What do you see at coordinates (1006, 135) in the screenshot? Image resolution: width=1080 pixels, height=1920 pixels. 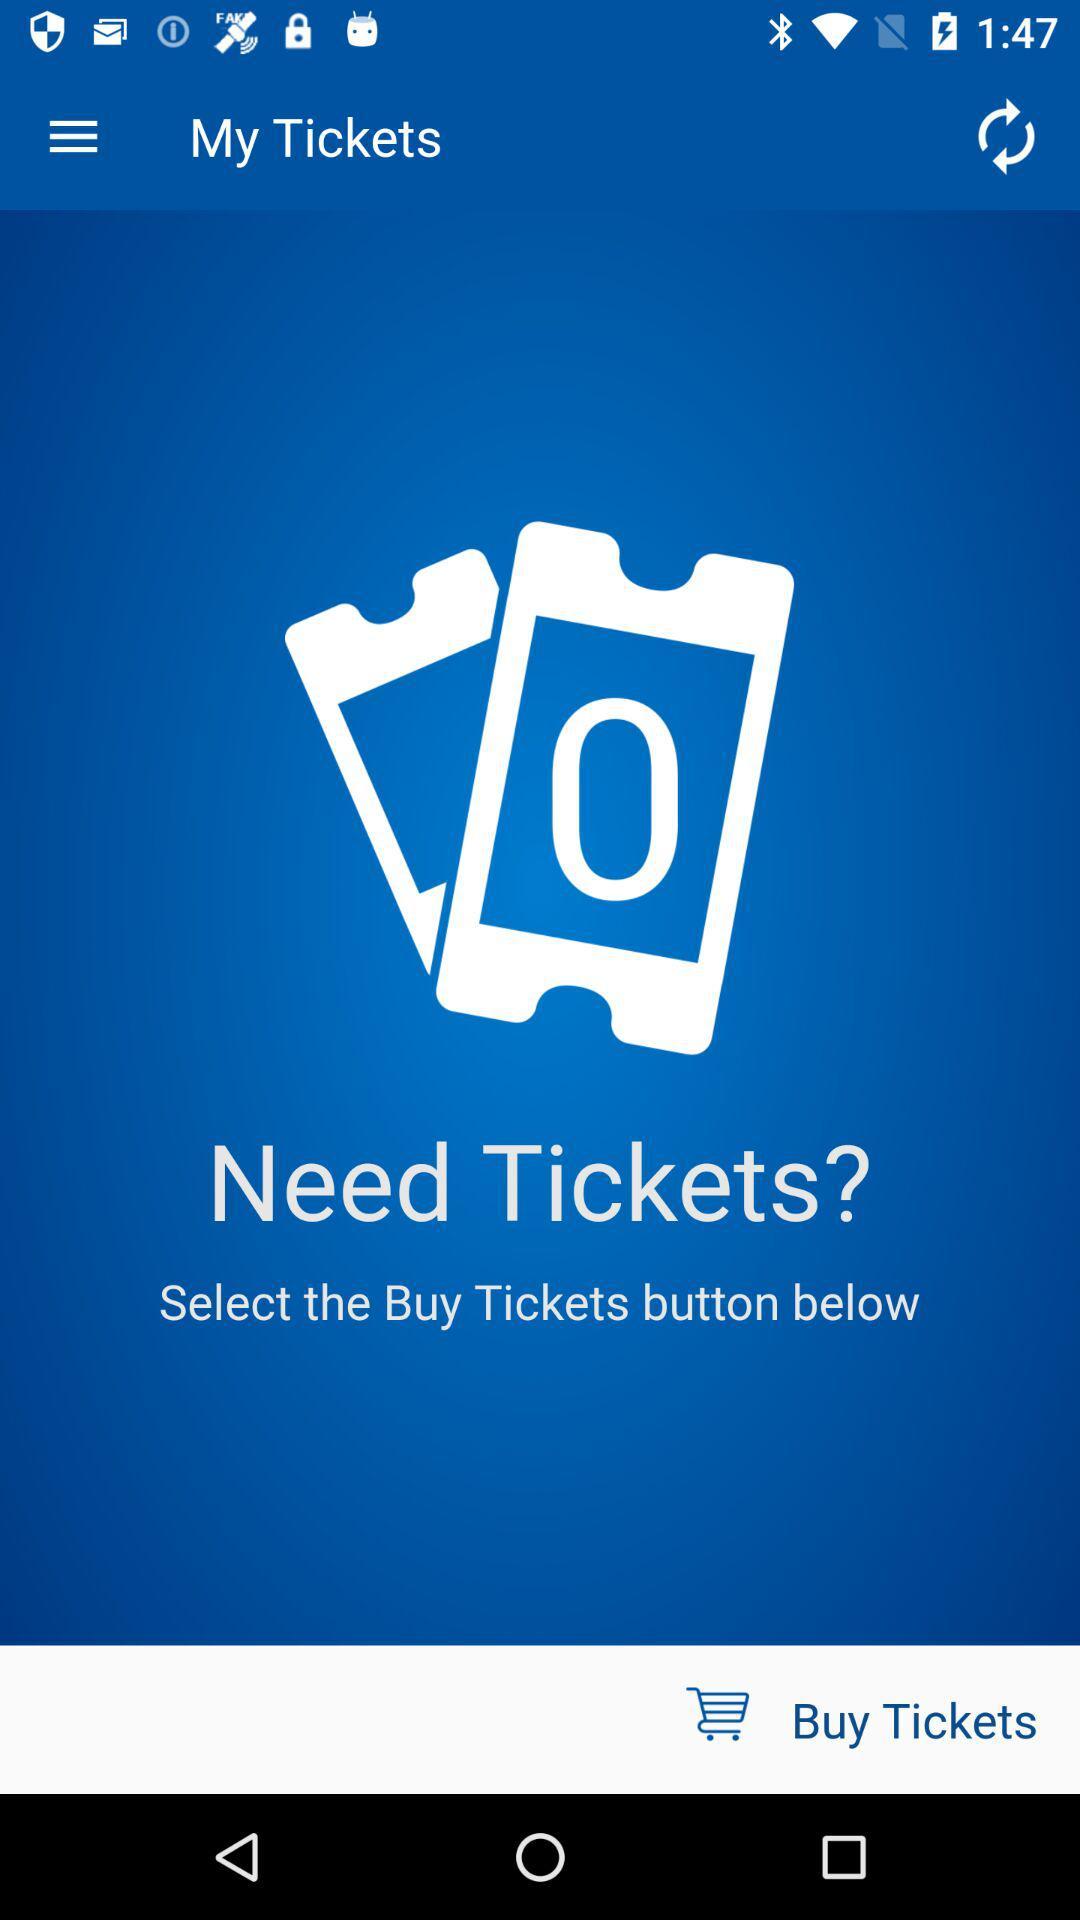 I see `the icon next to the my tickets item` at bounding box center [1006, 135].